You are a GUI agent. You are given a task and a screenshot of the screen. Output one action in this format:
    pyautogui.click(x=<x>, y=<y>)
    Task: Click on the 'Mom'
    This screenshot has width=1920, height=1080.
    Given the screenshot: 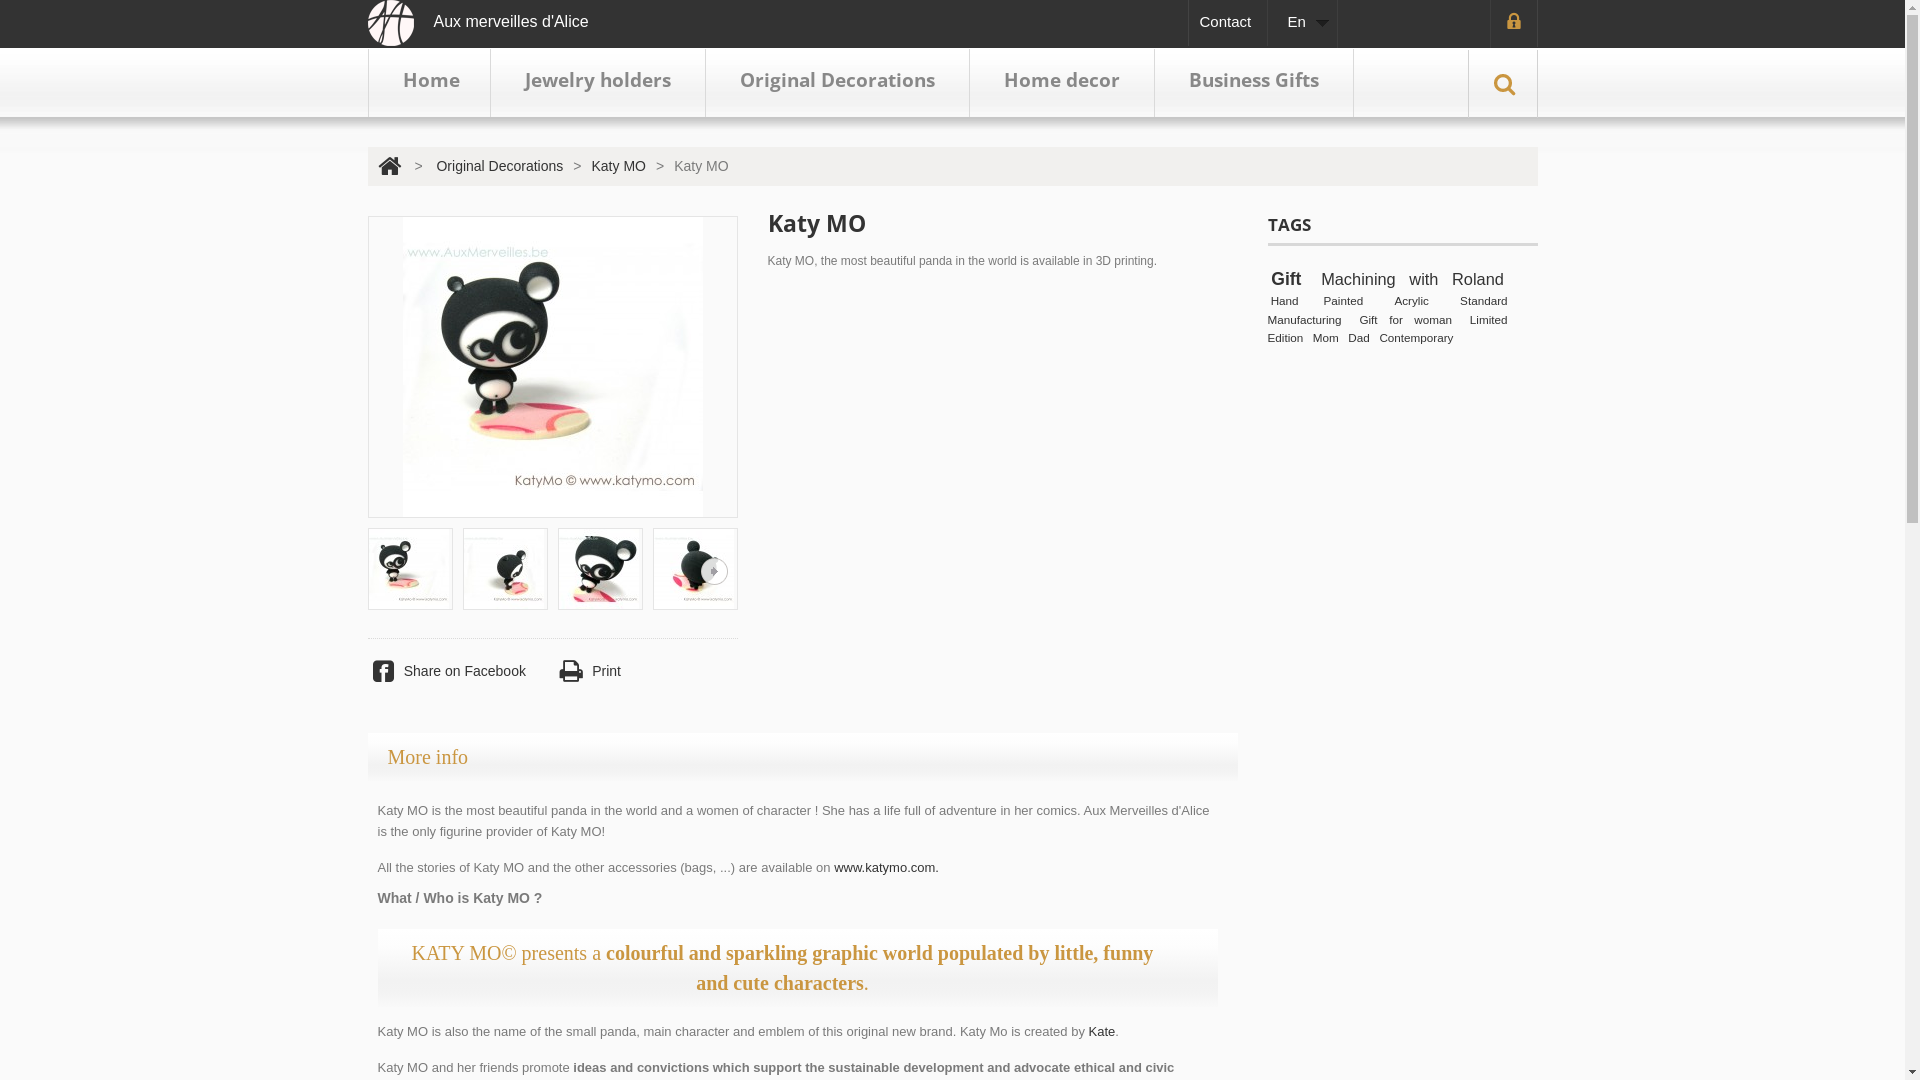 What is the action you would take?
    pyautogui.click(x=1310, y=338)
    